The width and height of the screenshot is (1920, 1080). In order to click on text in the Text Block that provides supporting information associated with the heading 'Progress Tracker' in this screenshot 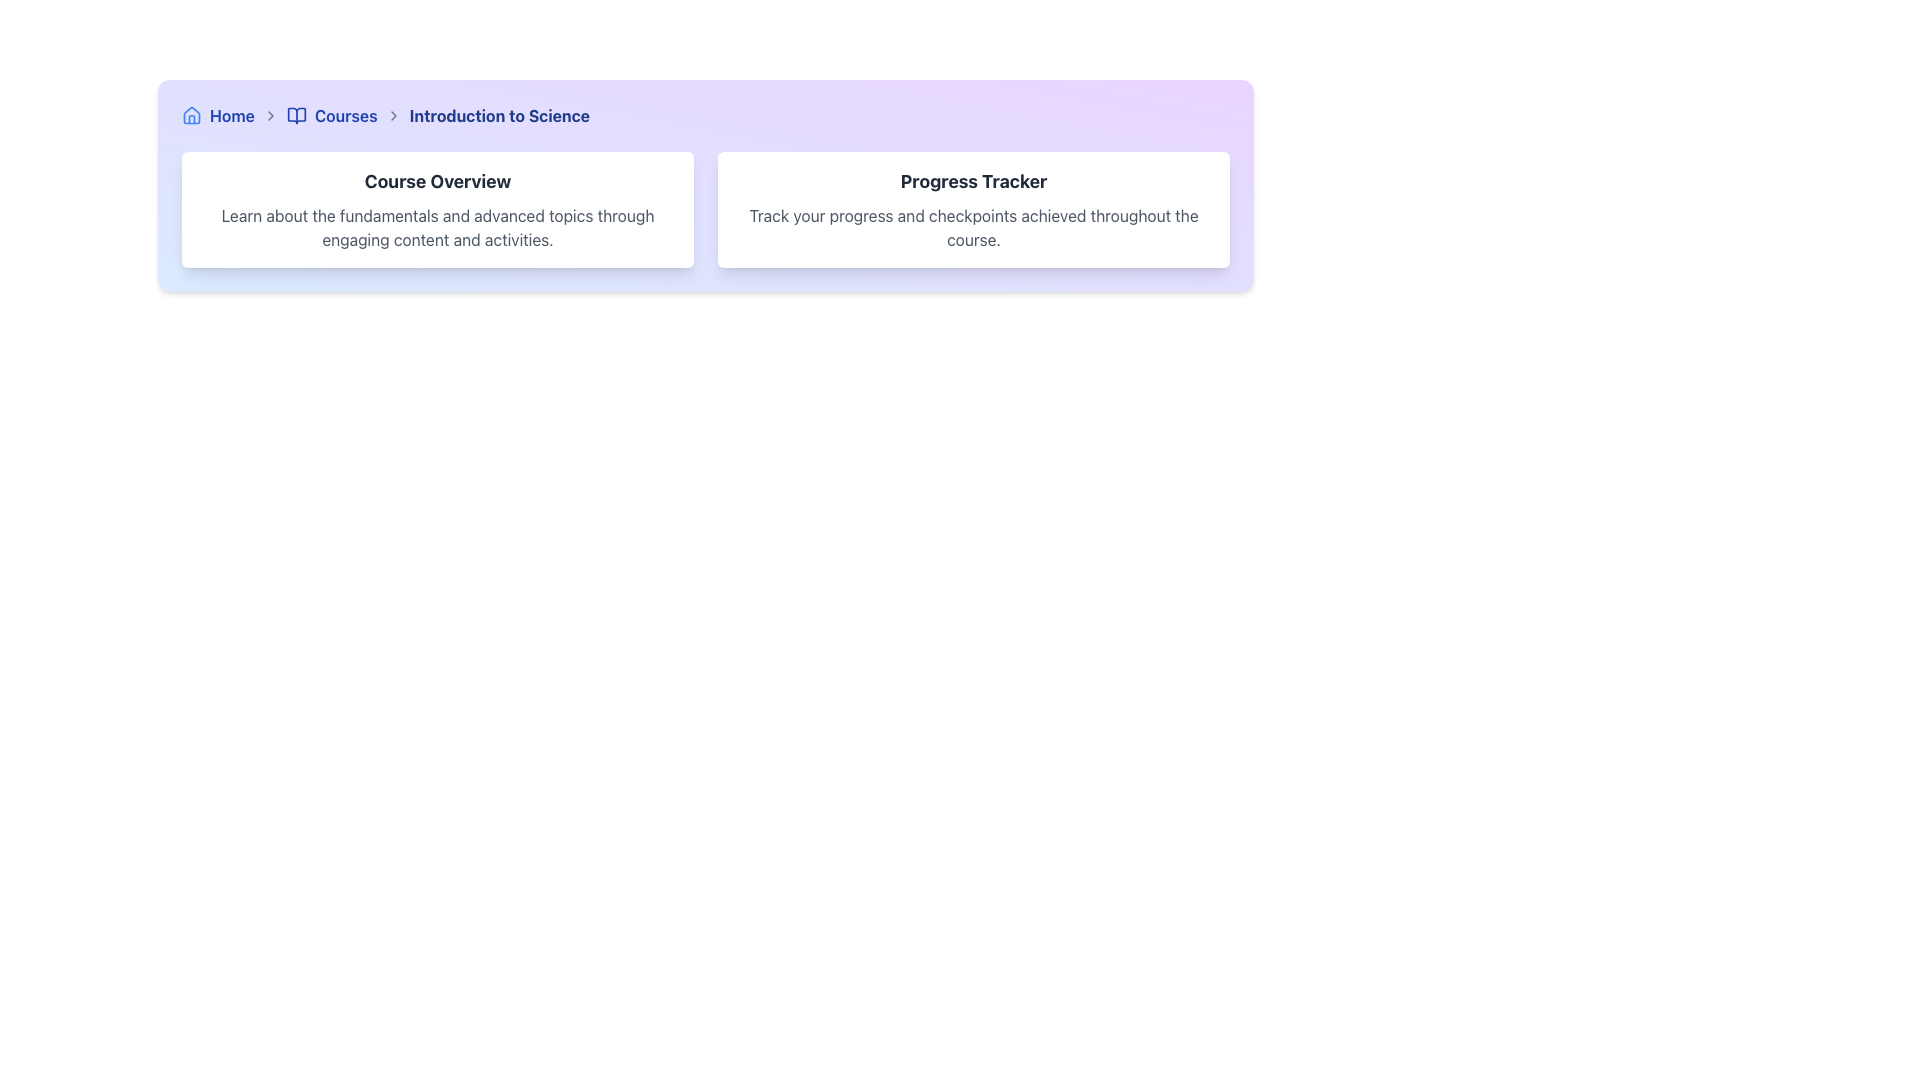, I will do `click(974, 226)`.